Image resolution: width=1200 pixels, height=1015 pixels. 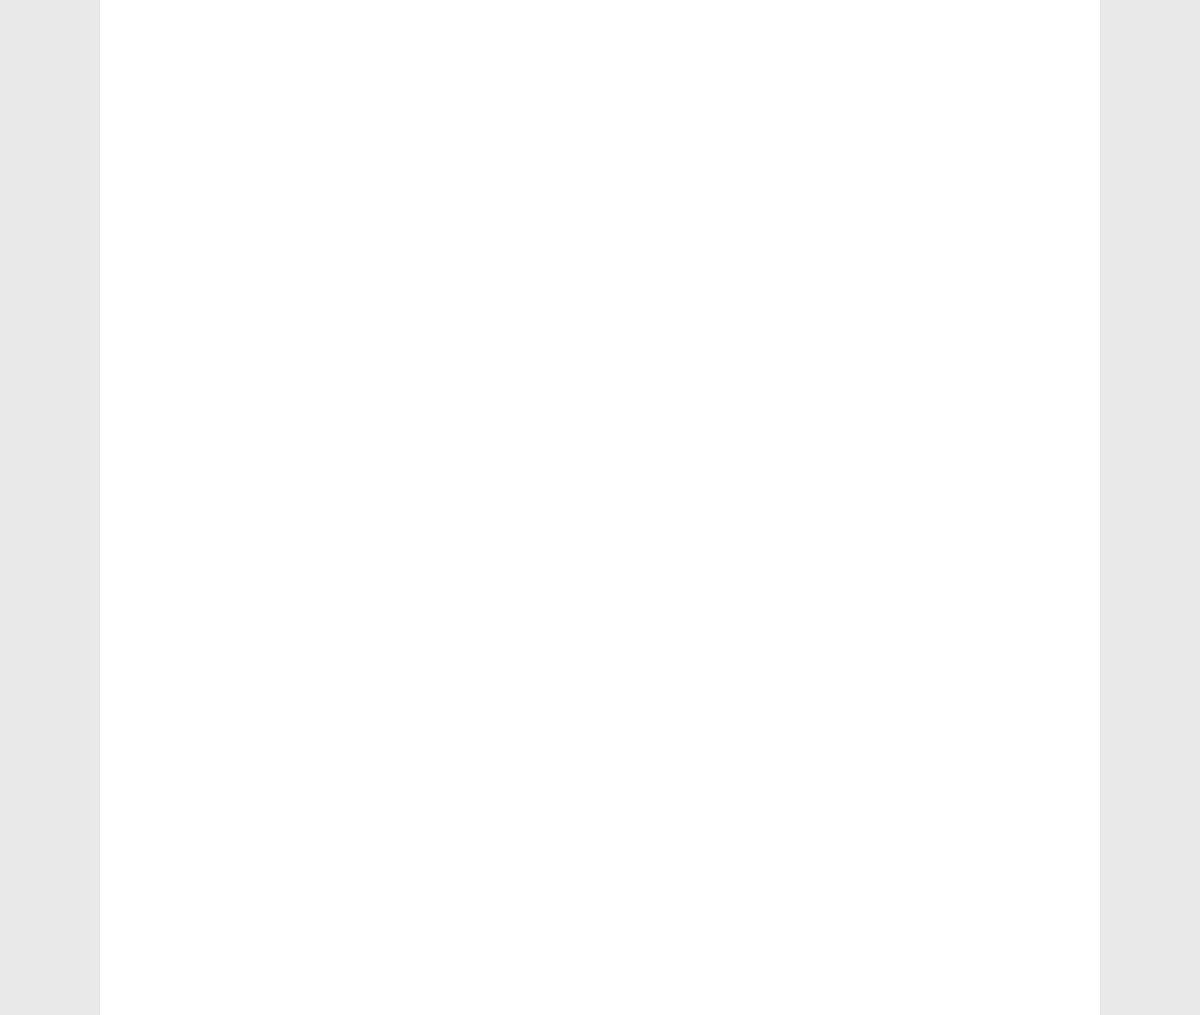 I want to click on 'Driving Education', so click(x=205, y=170).